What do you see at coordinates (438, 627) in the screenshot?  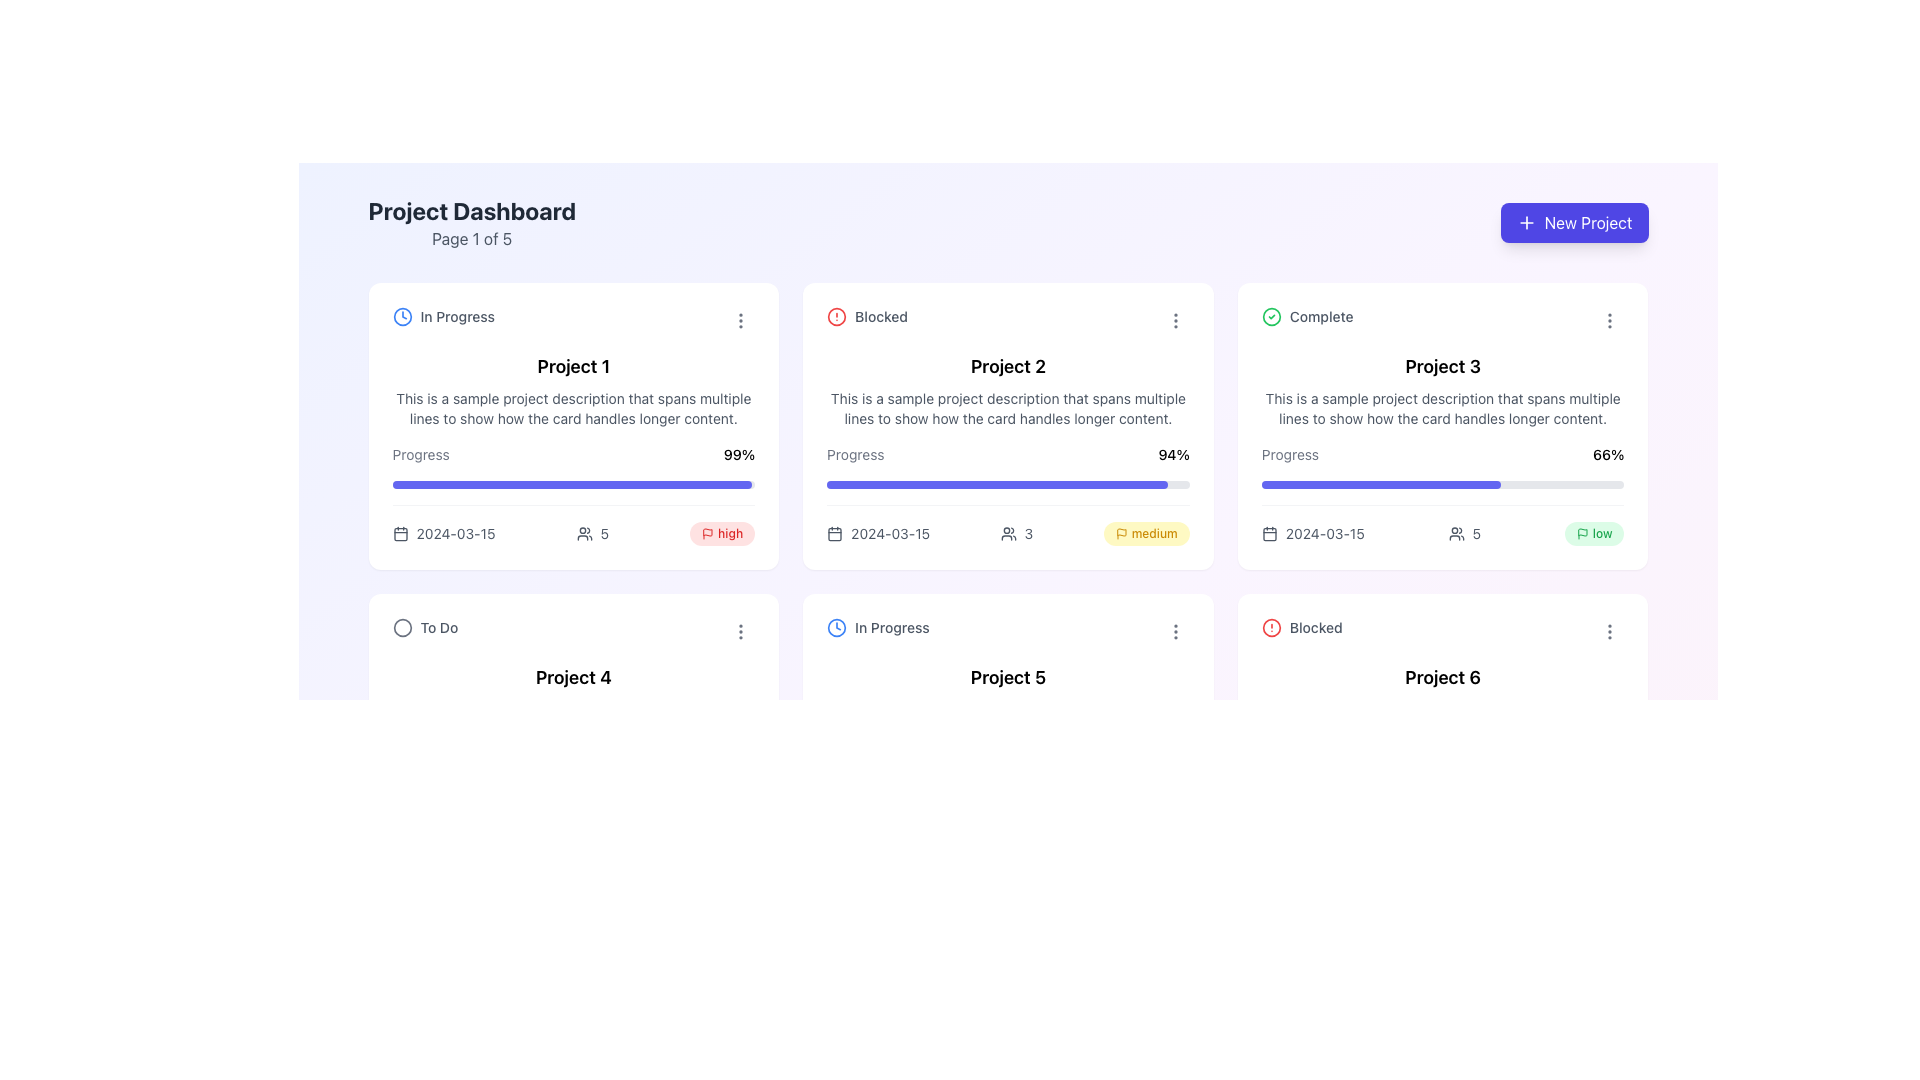 I see `the 'To Do' label, which is a small, gray text label positioned within the top-left corner of the 'Project 4' card, to the right of a circular icon` at bounding box center [438, 627].